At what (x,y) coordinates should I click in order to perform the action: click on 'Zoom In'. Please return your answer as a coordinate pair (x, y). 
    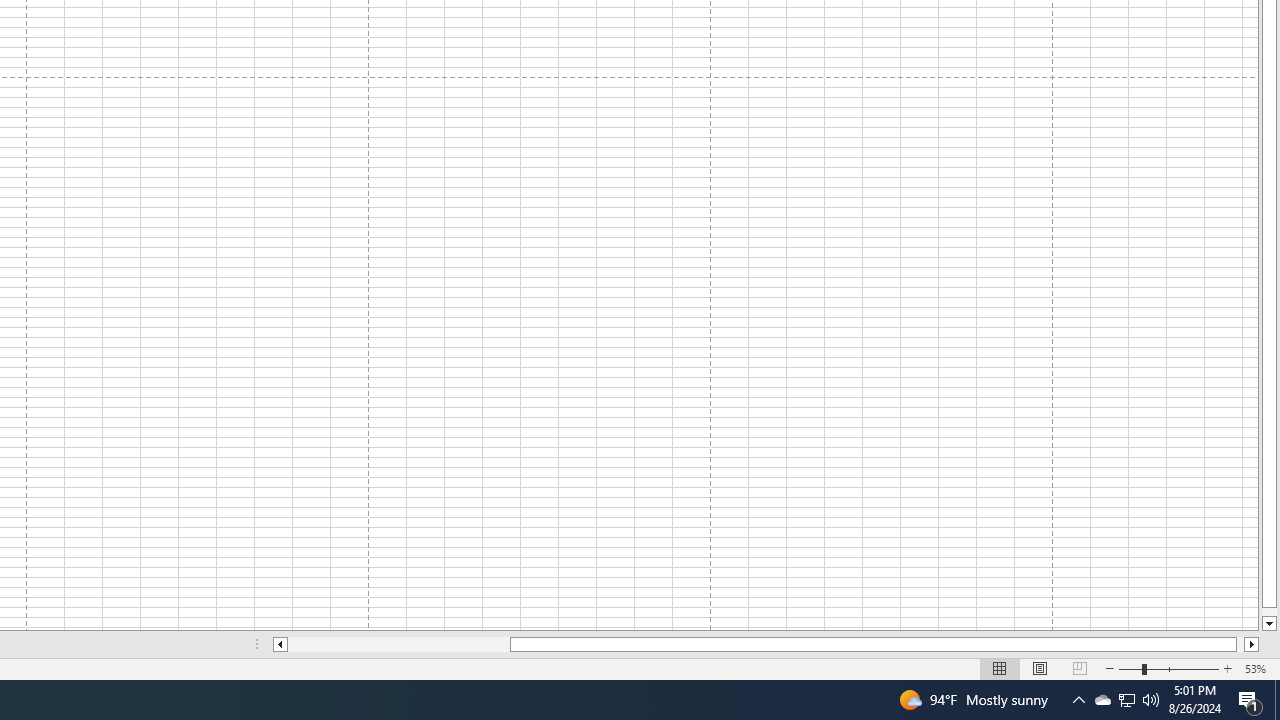
    Looking at the image, I should click on (1226, 669).